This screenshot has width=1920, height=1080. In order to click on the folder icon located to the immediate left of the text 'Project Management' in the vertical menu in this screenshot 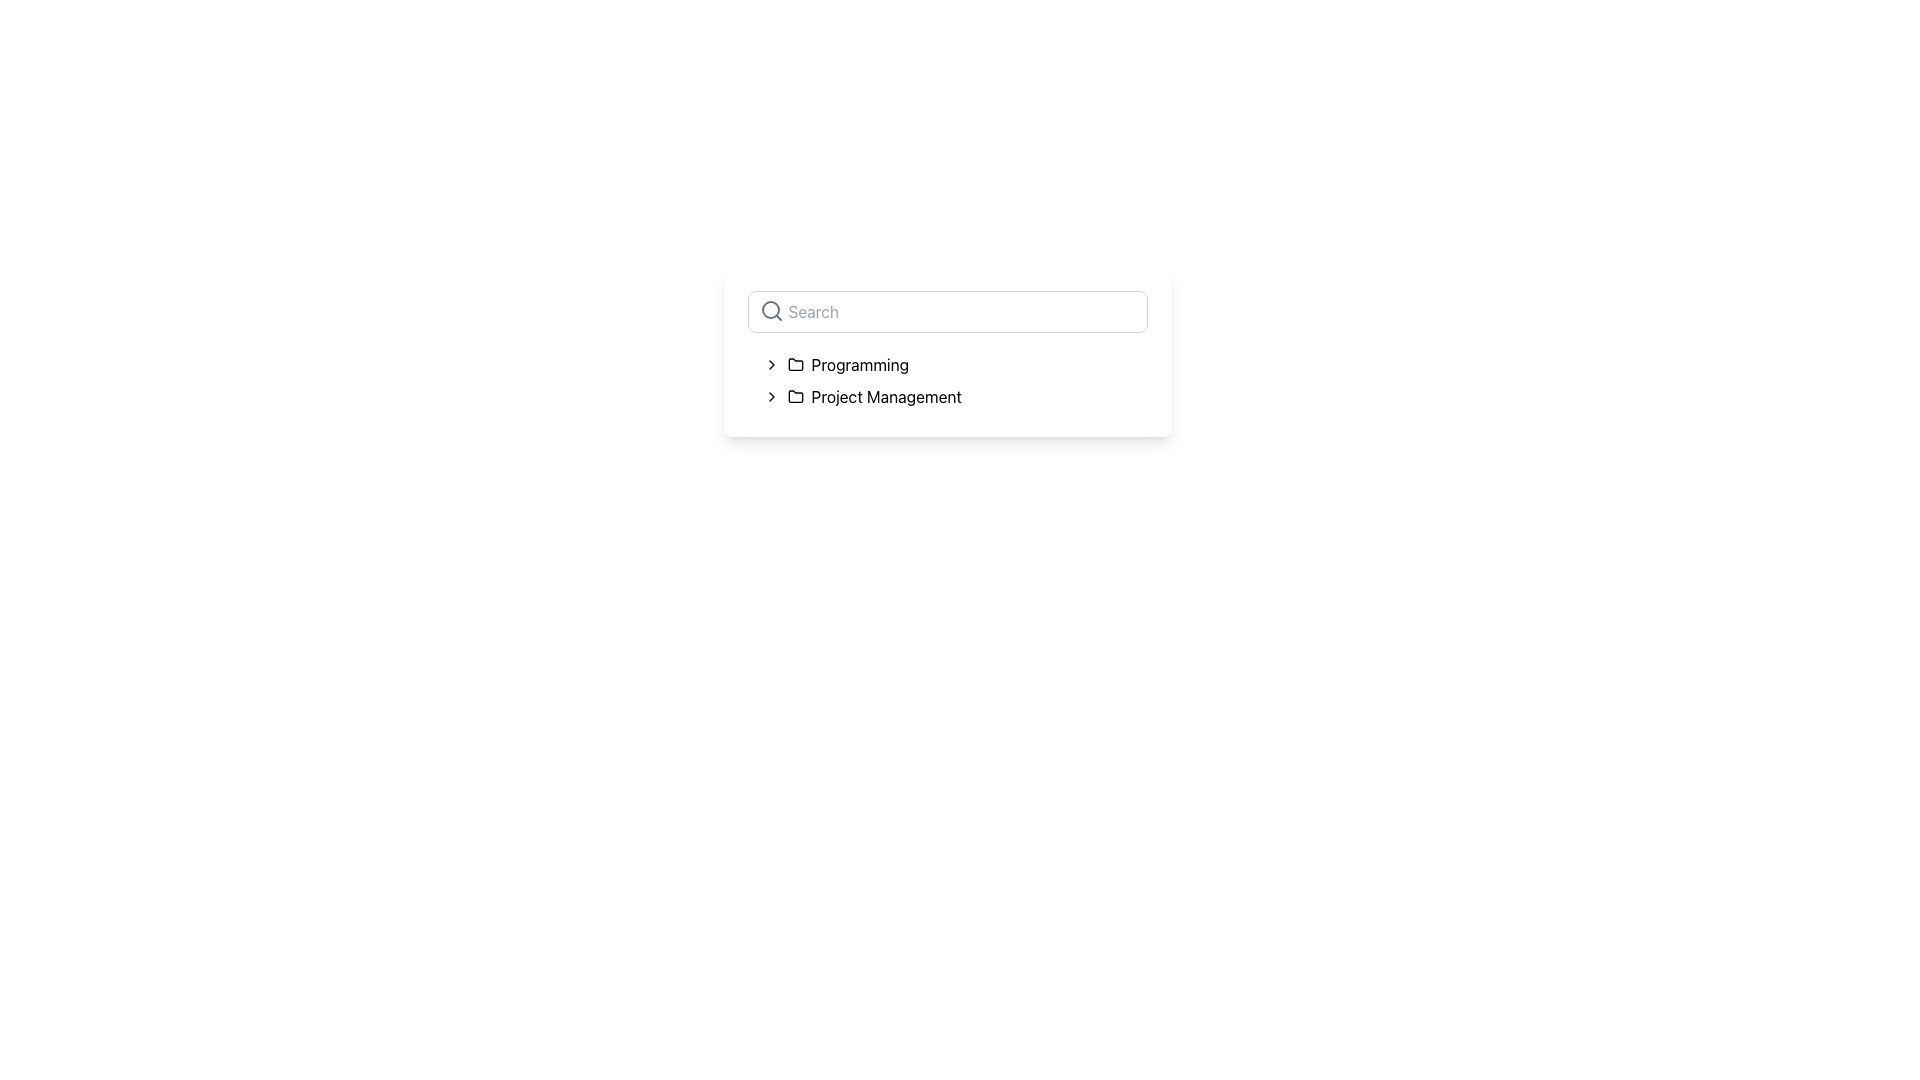, I will do `click(794, 397)`.